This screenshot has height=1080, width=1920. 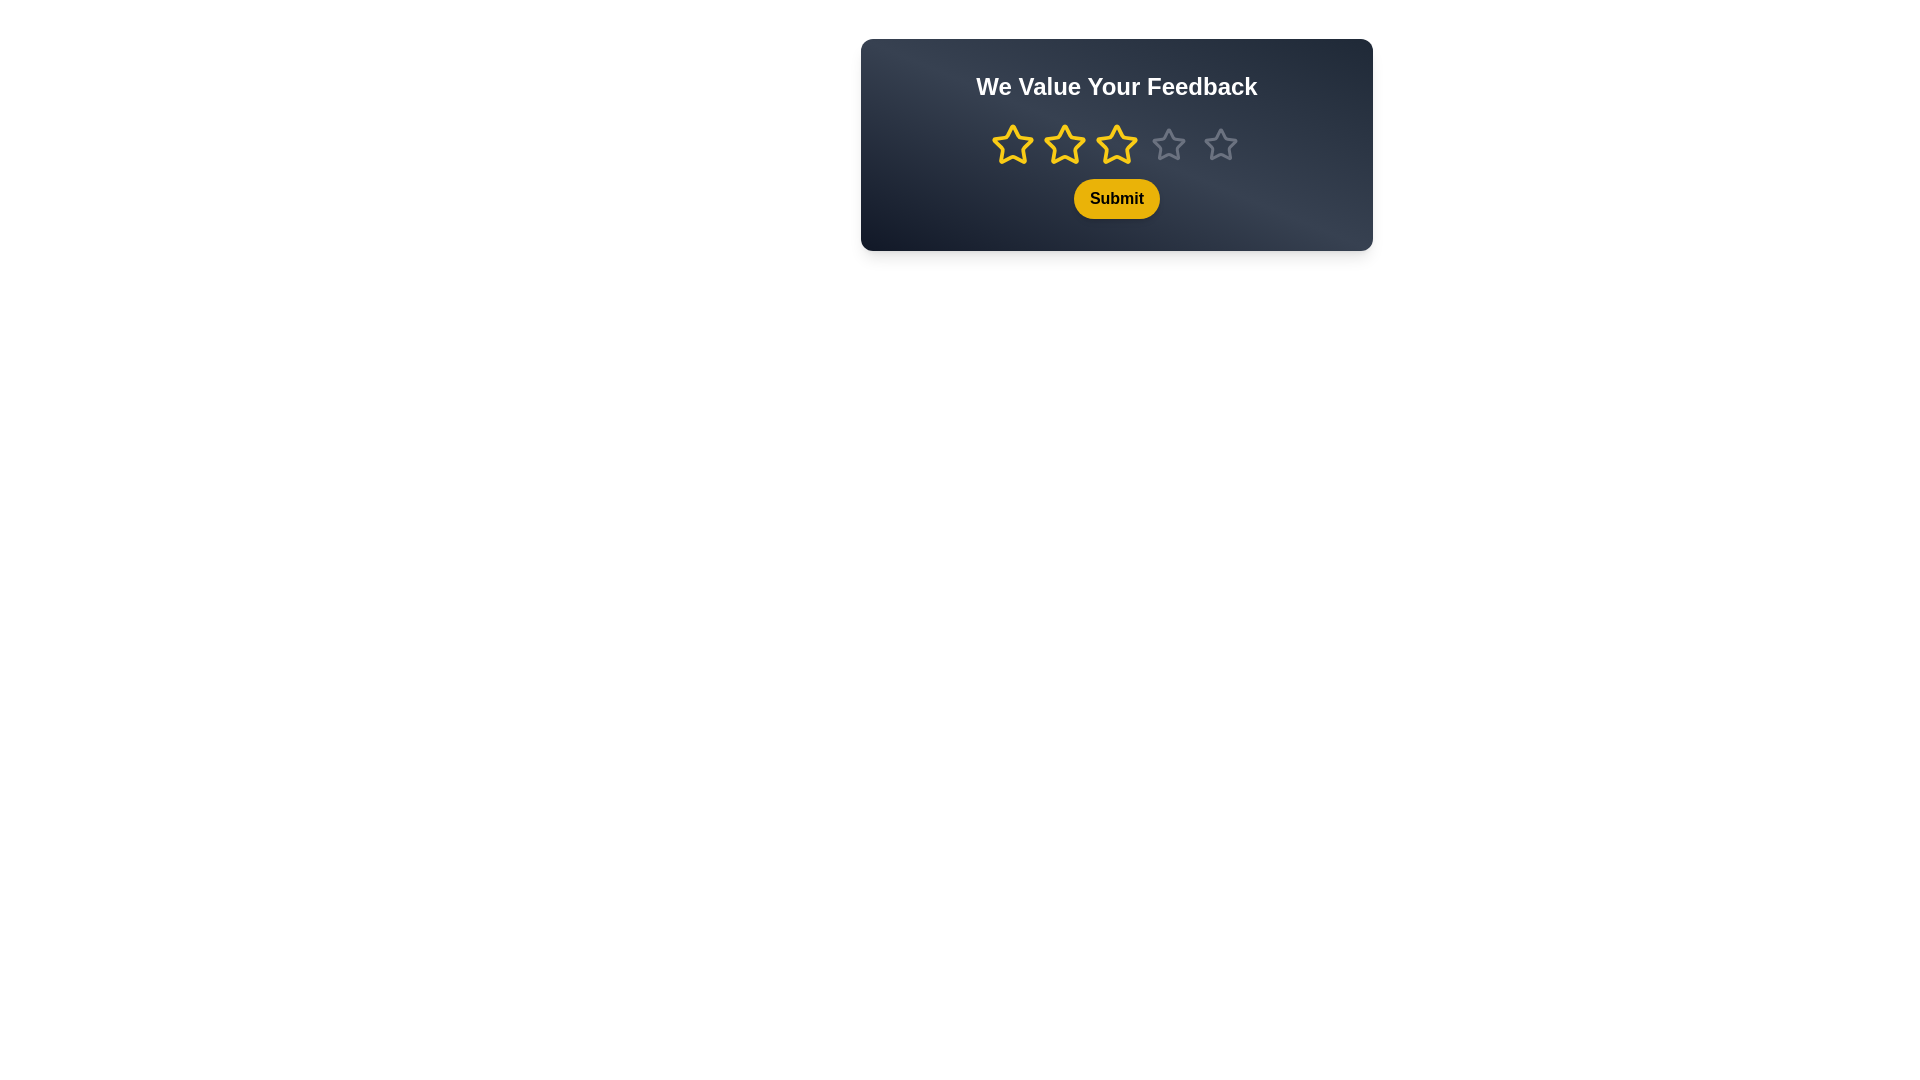 I want to click on the second star icon in the rating system at the top center of the feedback panel to assign a rating, so click(x=1064, y=144).